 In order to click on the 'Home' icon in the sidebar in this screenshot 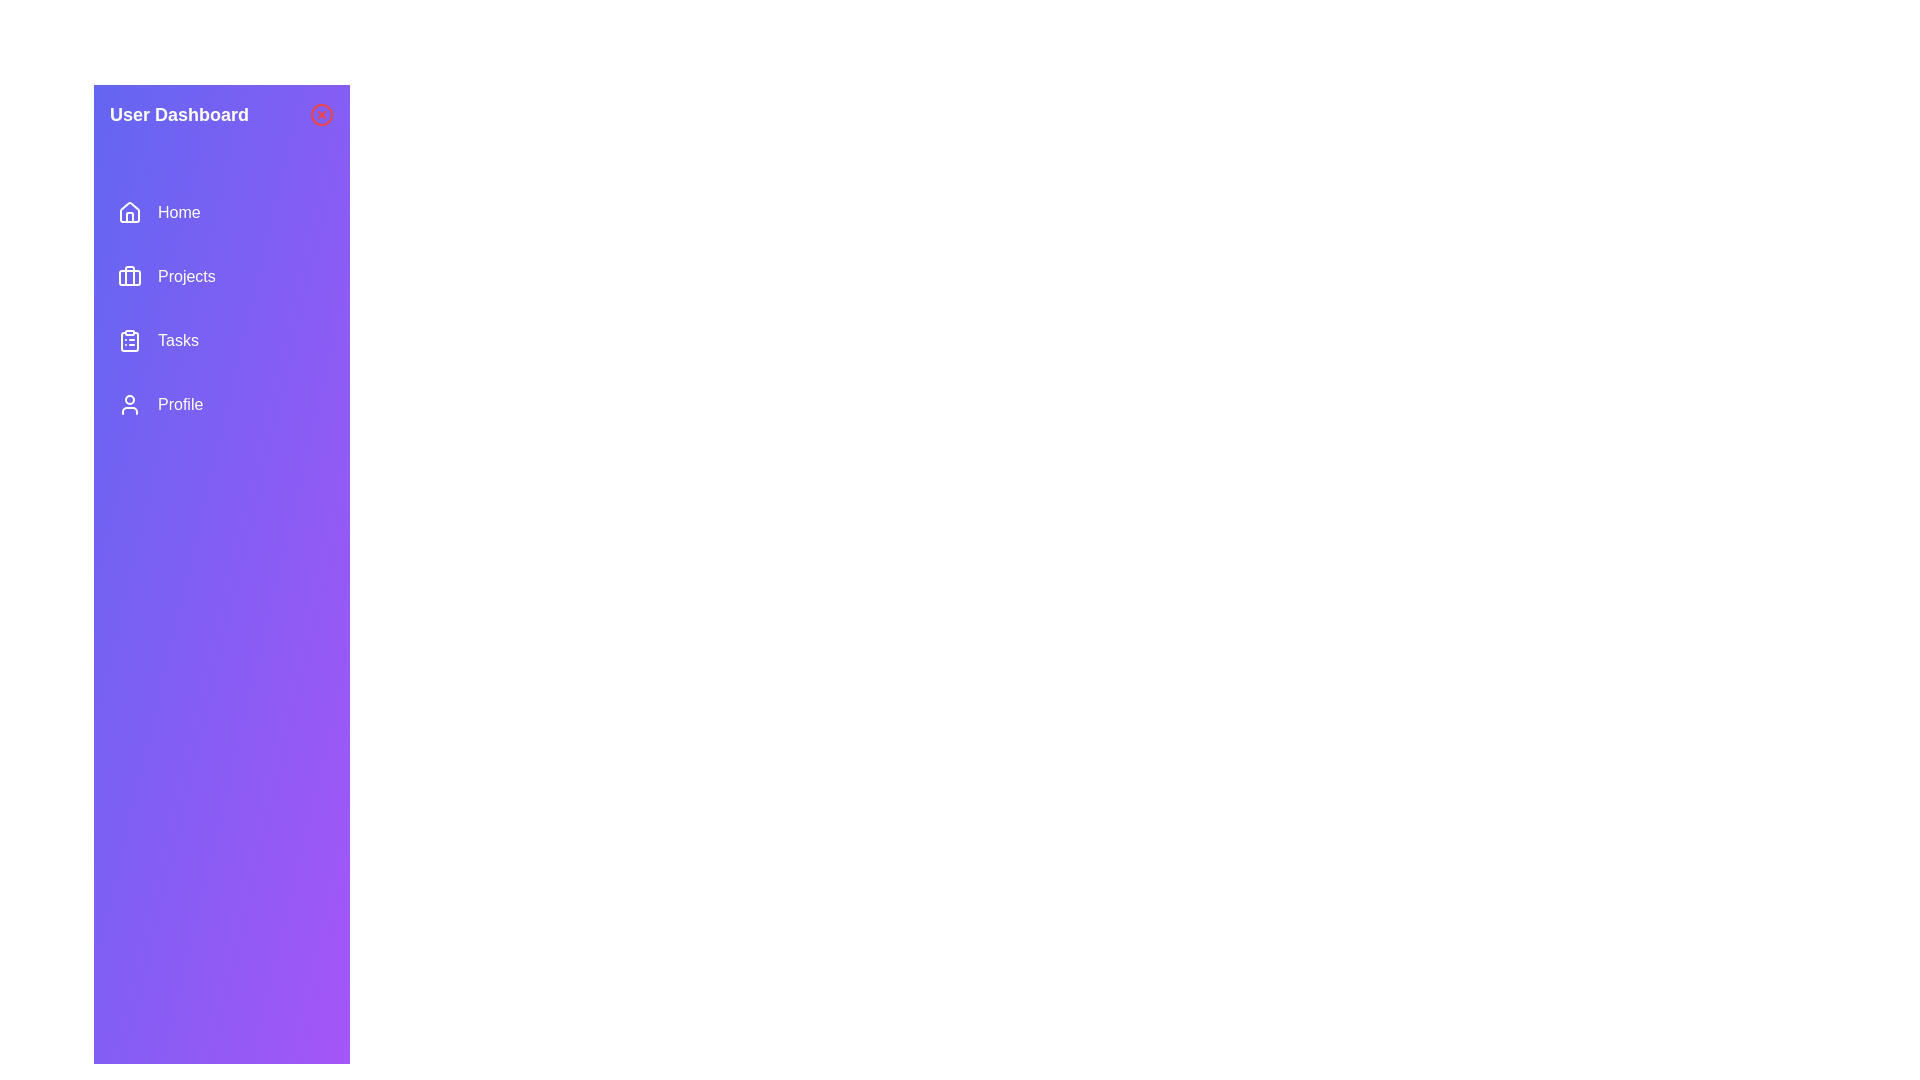, I will do `click(128, 212)`.